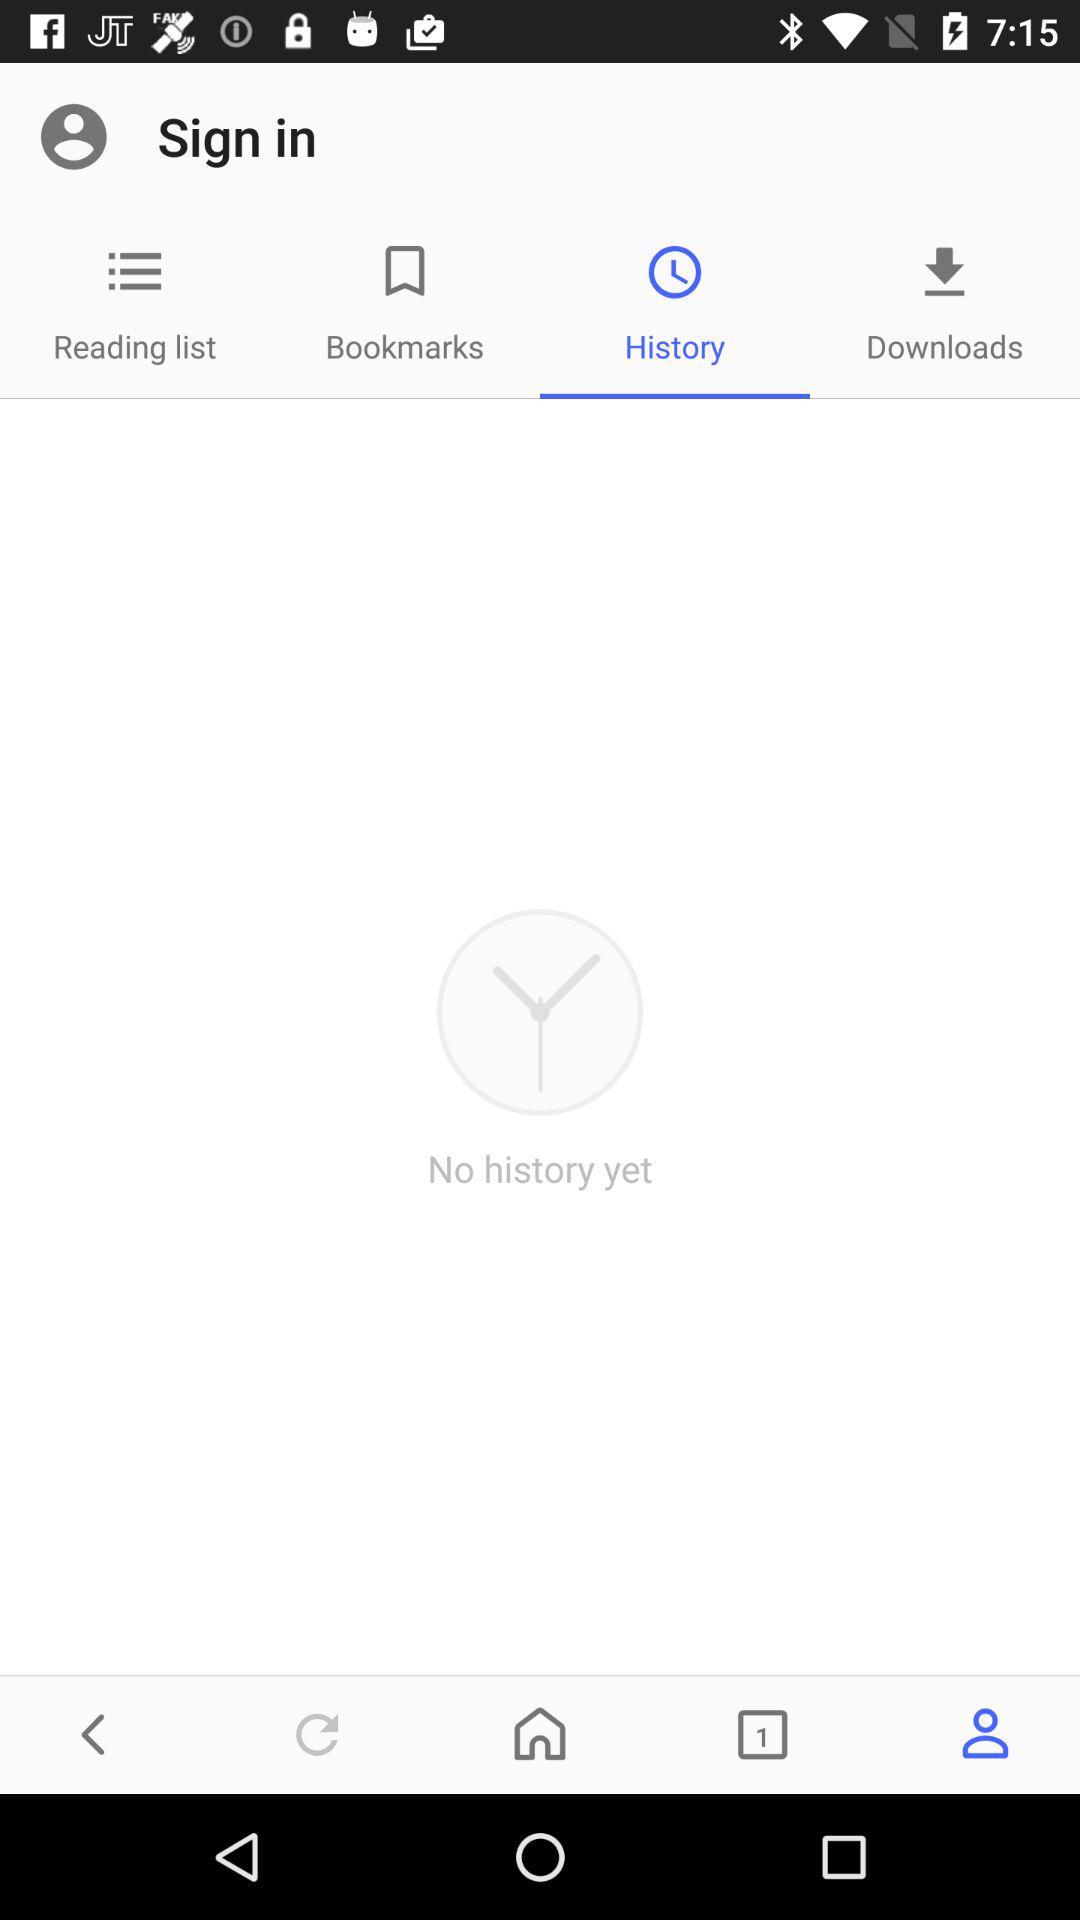 Image resolution: width=1080 pixels, height=1920 pixels. What do you see at coordinates (135, 271) in the screenshot?
I see `the button between bookmarks and downloads` at bounding box center [135, 271].